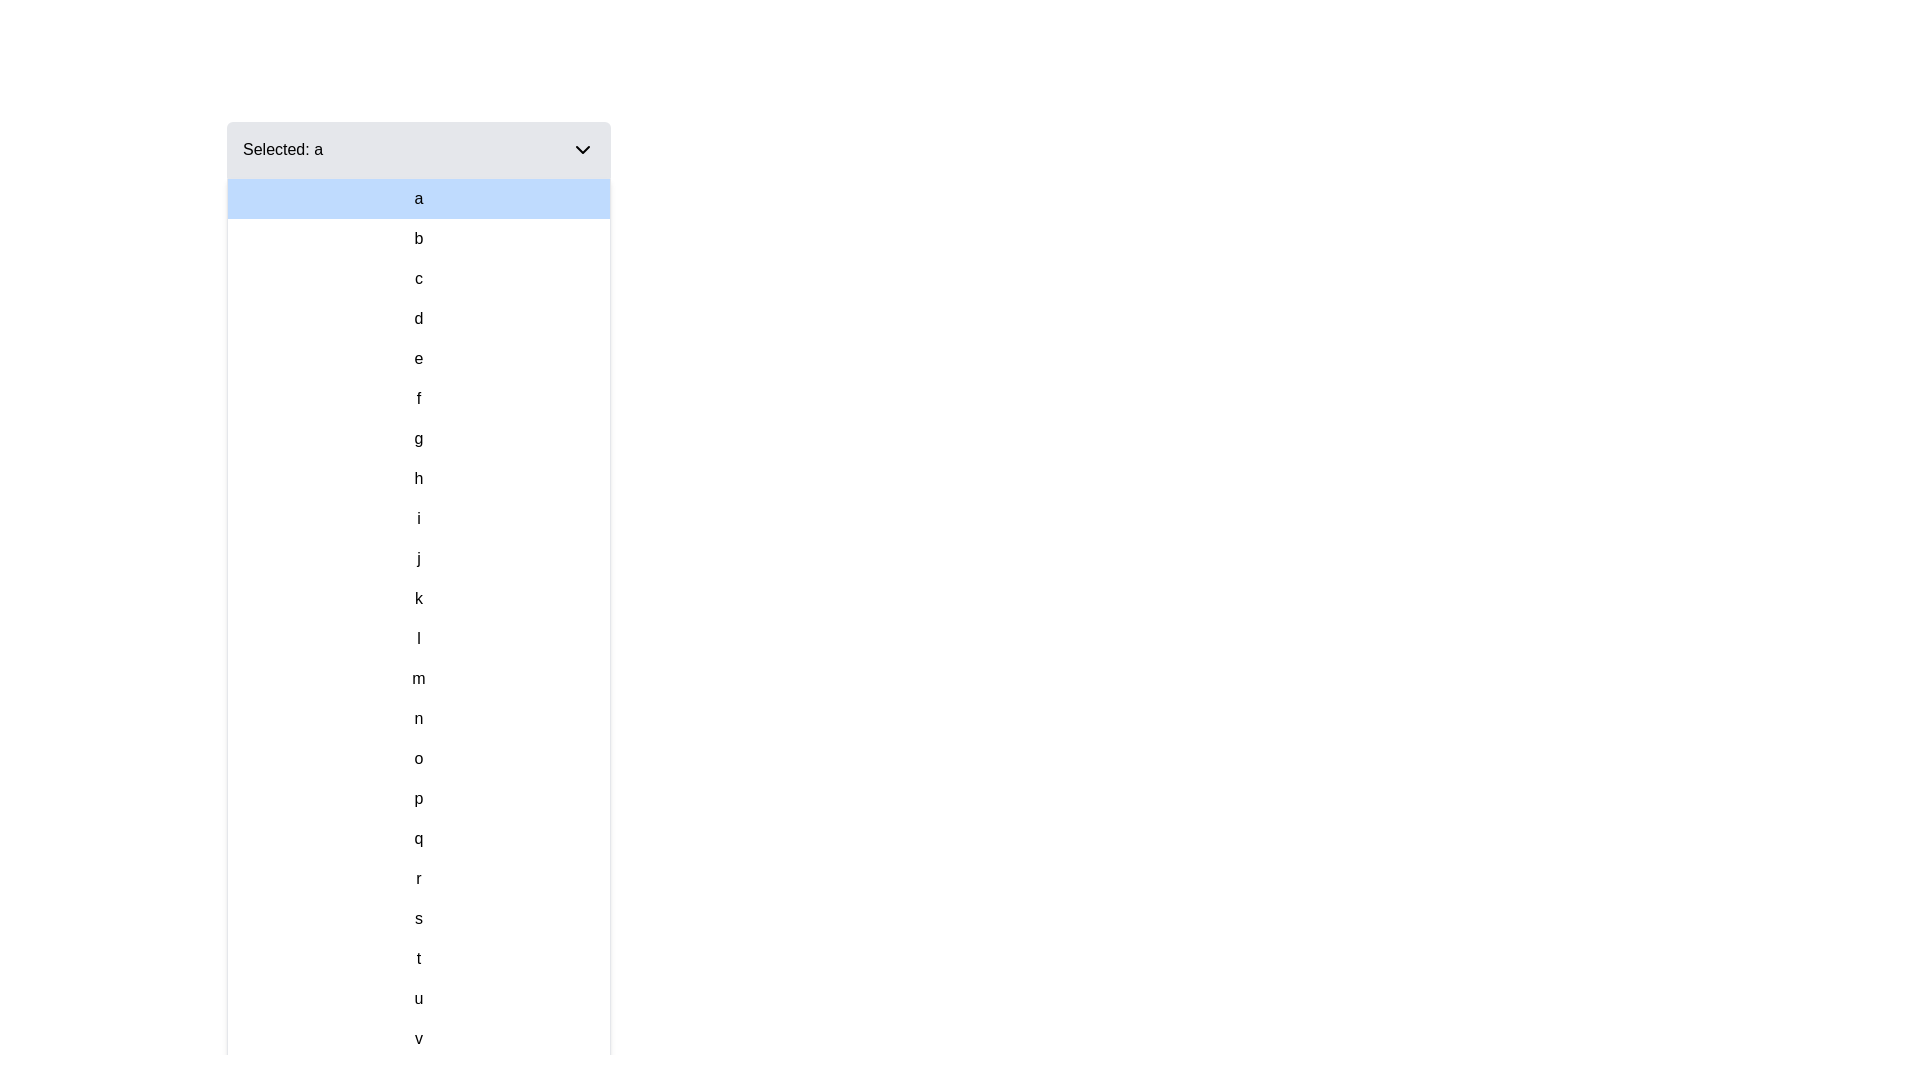  Describe the element at coordinates (417, 318) in the screenshot. I see `to select the dropdown list item displaying the character 'd', which is the fourth row in the vertically arranged list of alphabetic characters` at that location.